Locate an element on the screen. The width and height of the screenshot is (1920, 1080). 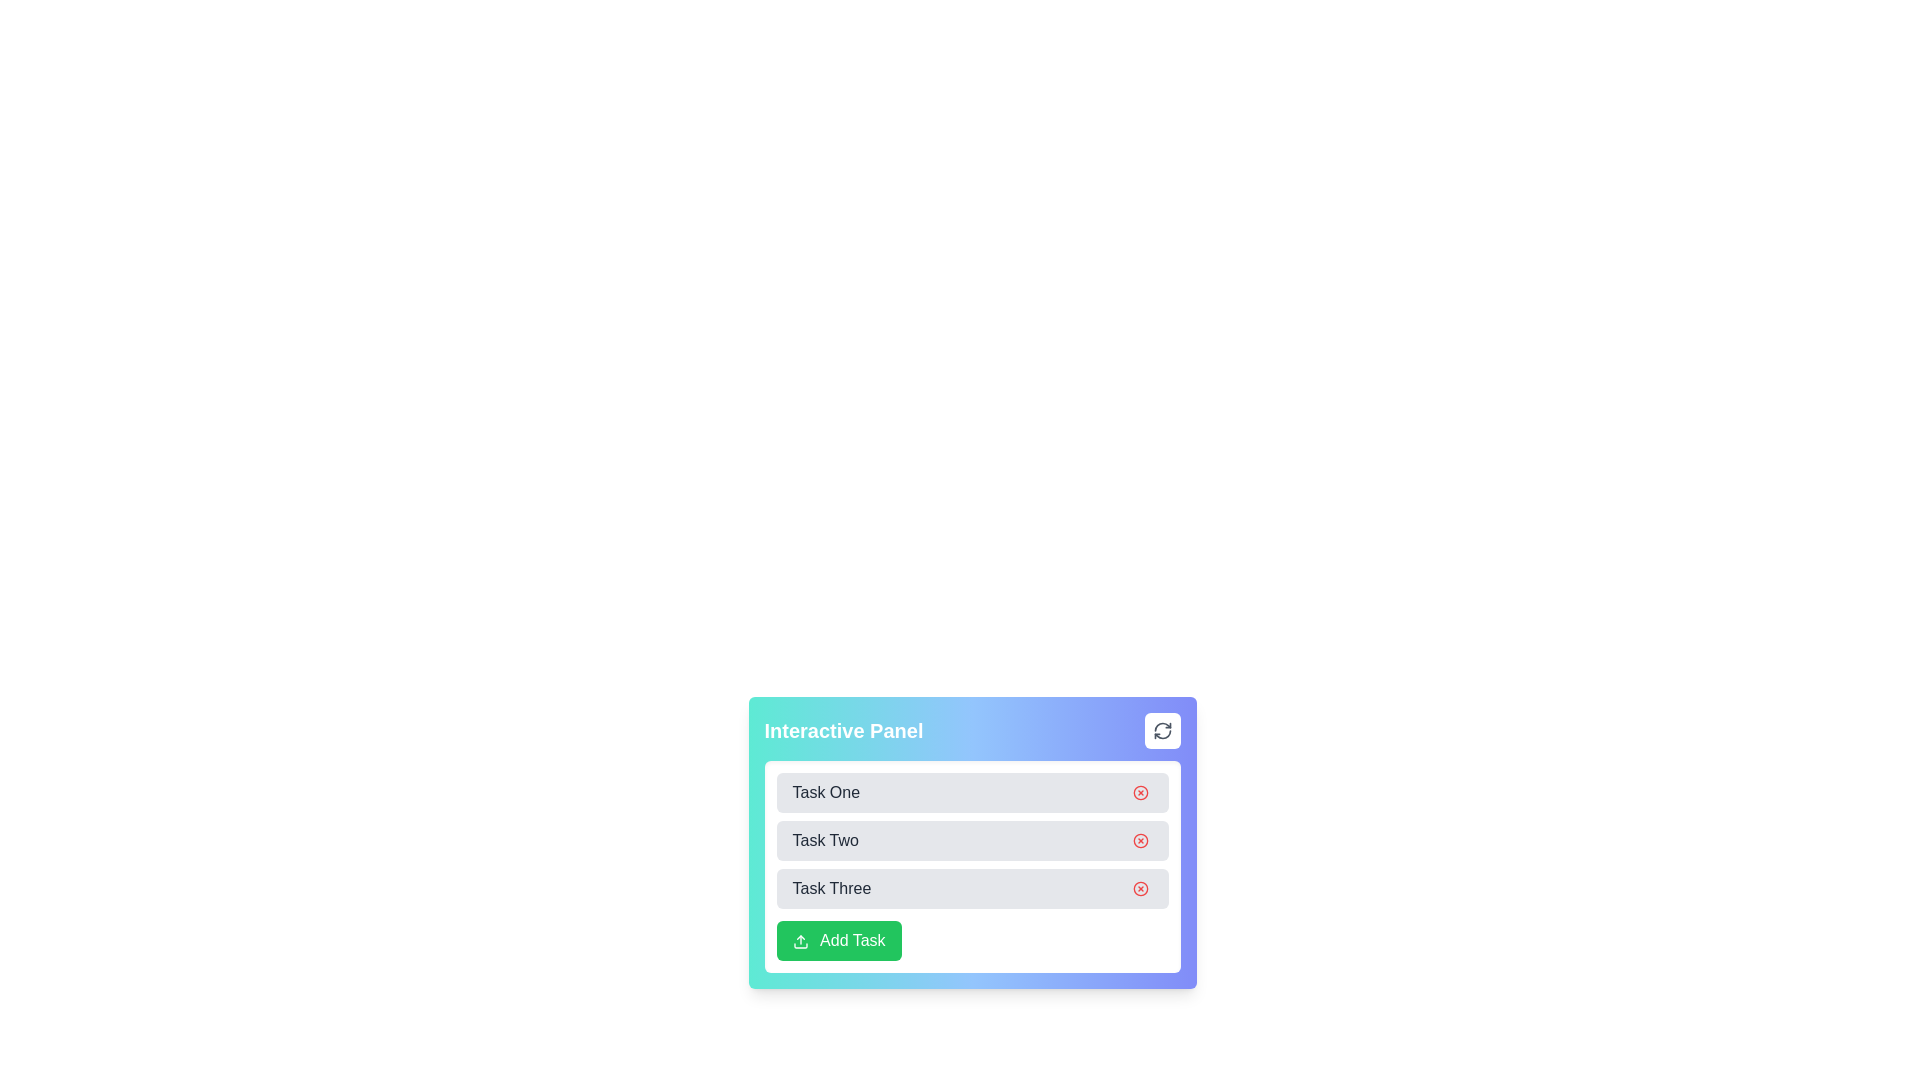
the delete button for the 'Task Three' task located at the far right of its row is located at coordinates (1140, 887).